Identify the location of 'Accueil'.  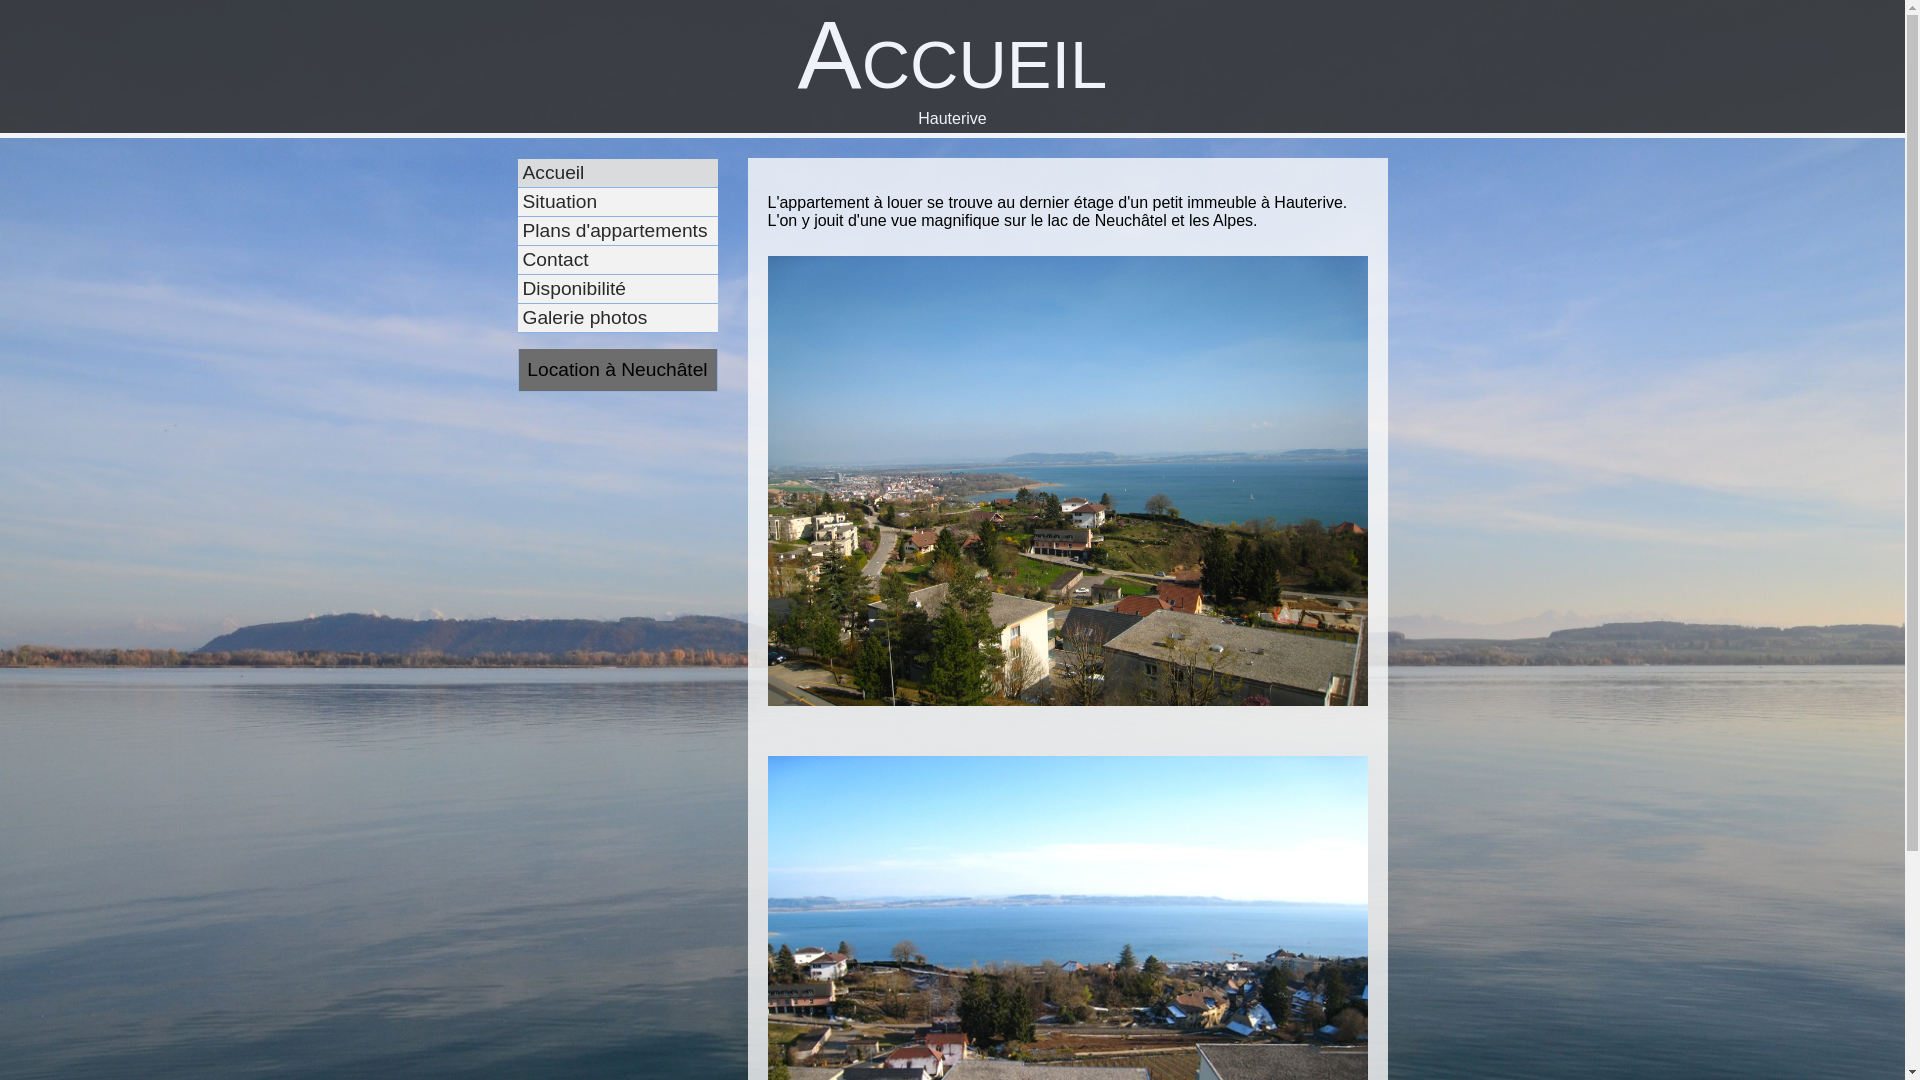
(637, 172).